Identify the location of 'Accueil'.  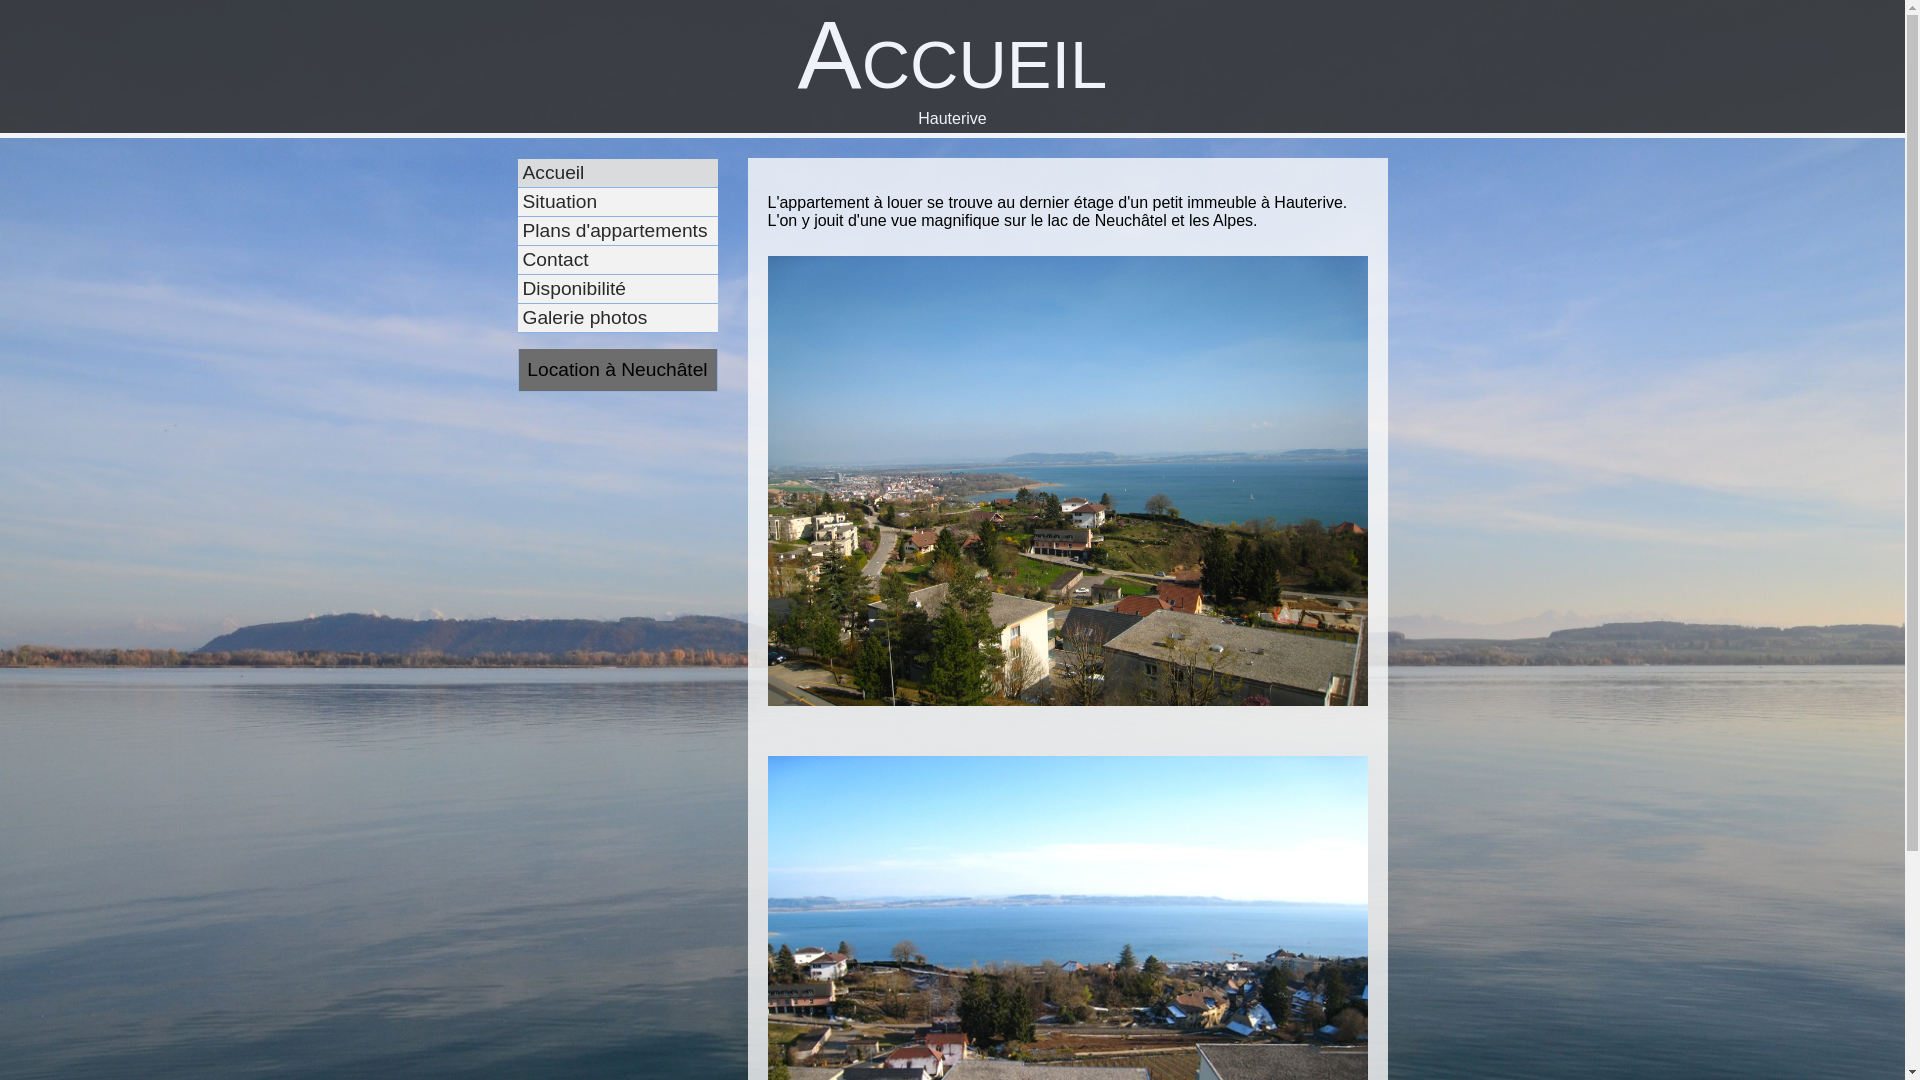
(637, 172).